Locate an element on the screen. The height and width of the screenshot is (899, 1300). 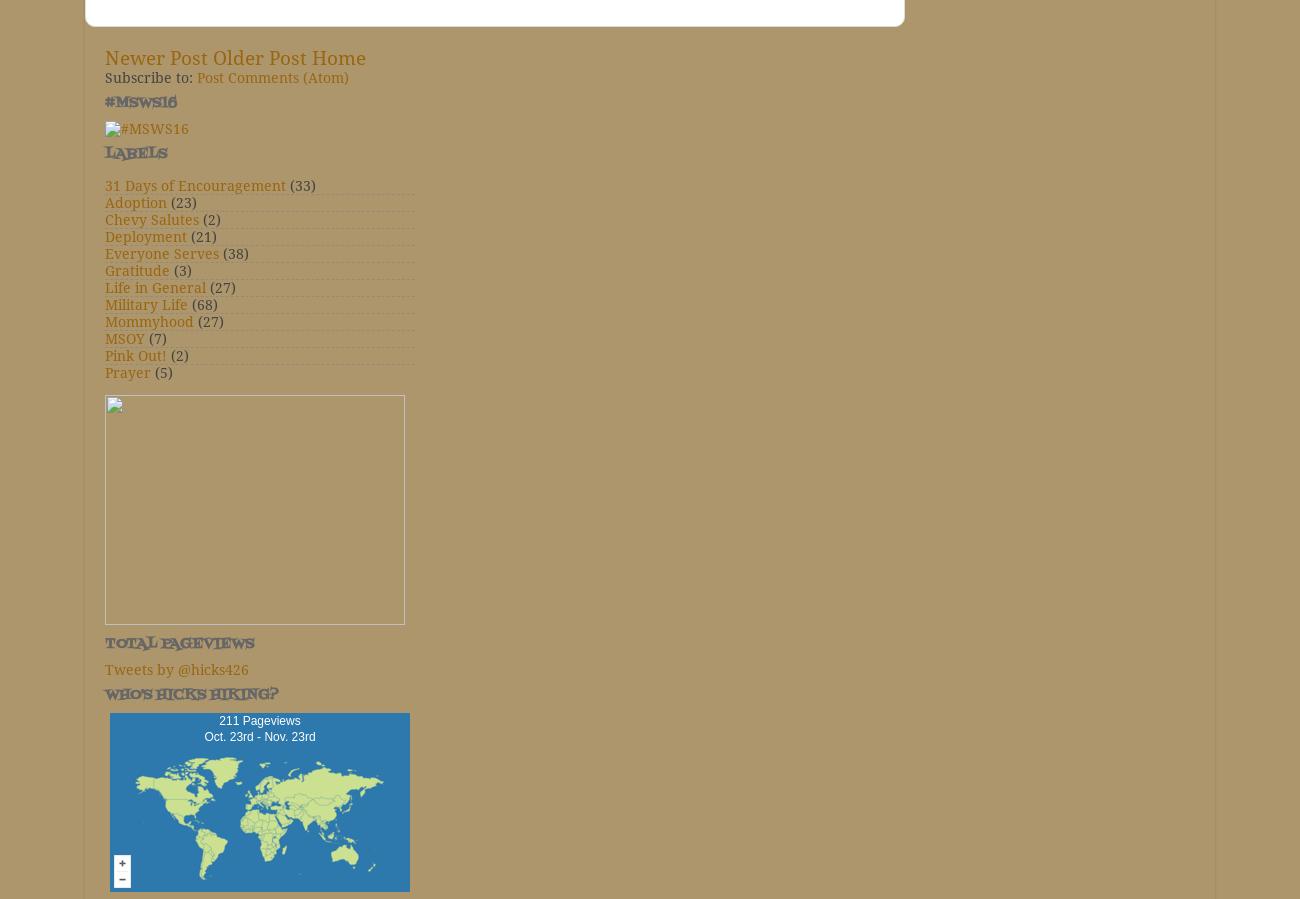
'MSOY' is located at coordinates (105, 338).